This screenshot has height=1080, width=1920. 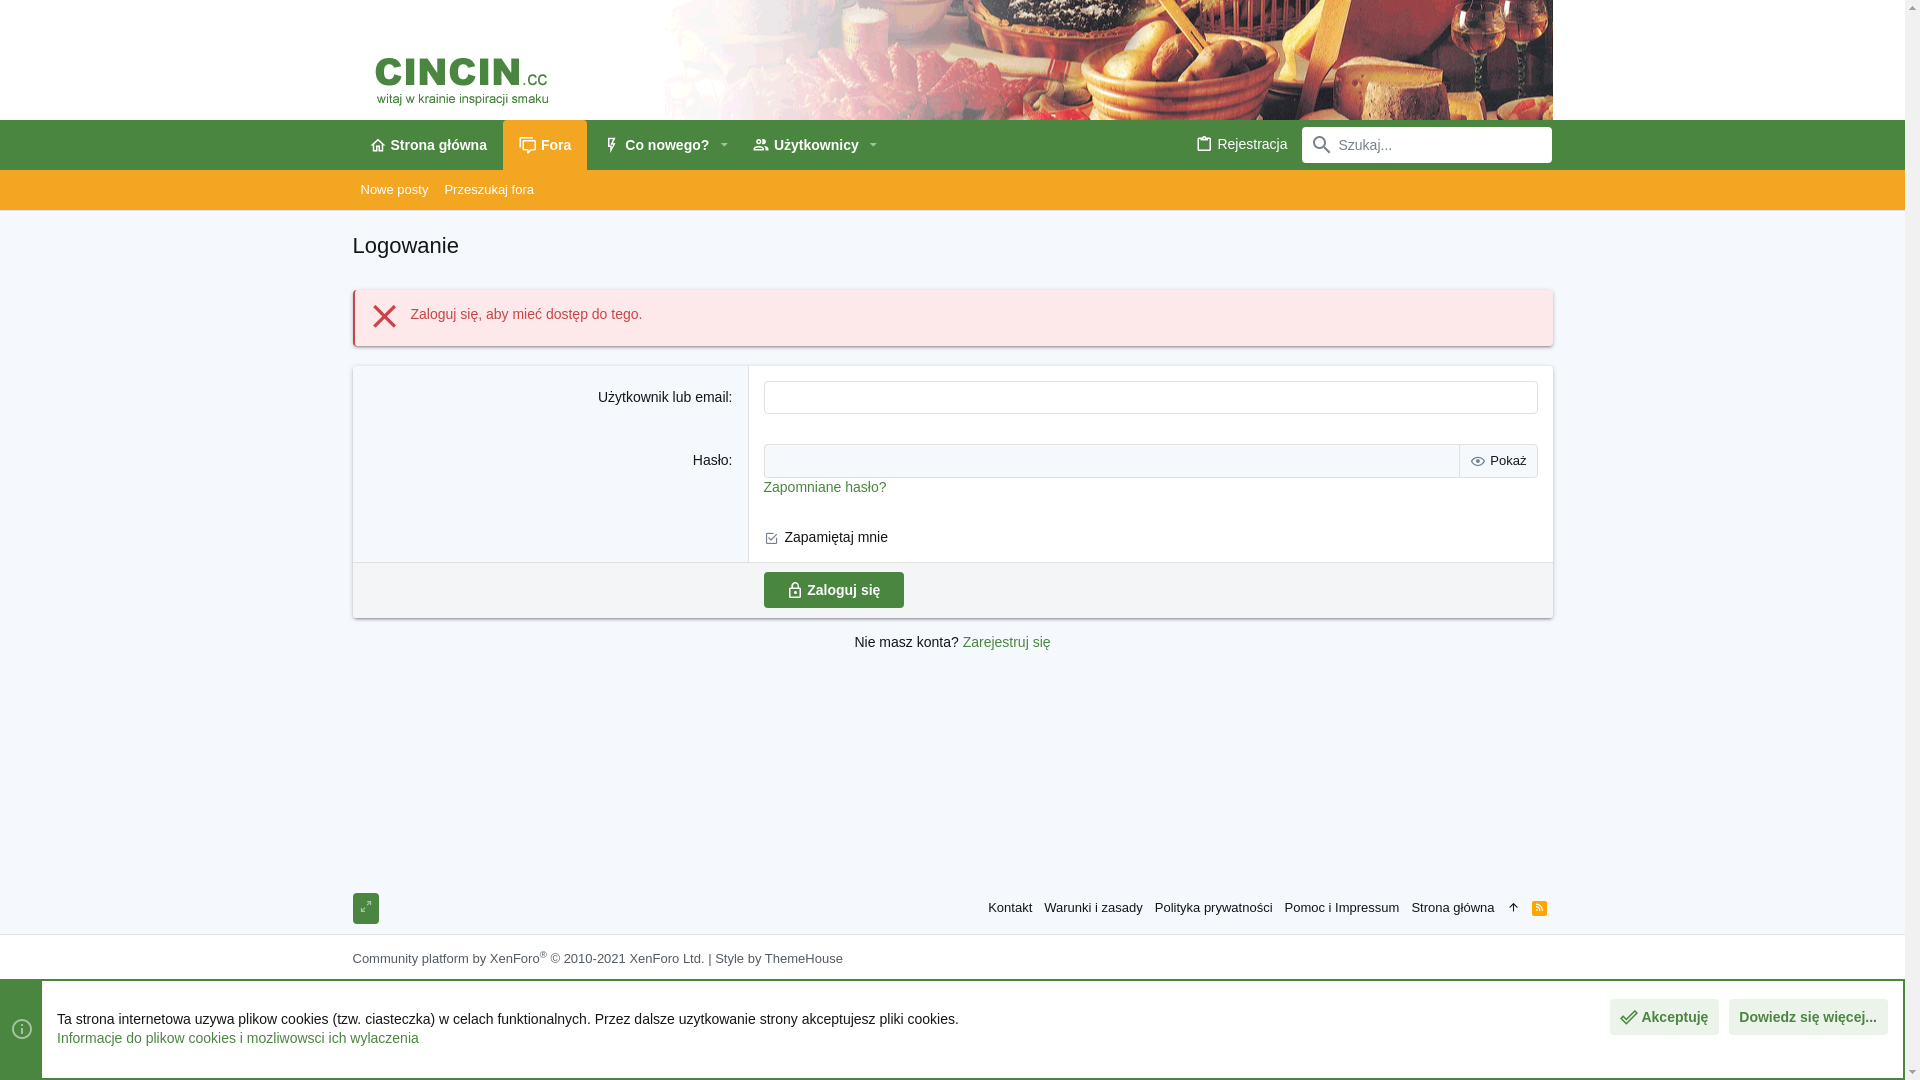 I want to click on 'Informacje do plikow cookies i mozliwowsci ich wylaczenia', so click(x=57, y=1036).